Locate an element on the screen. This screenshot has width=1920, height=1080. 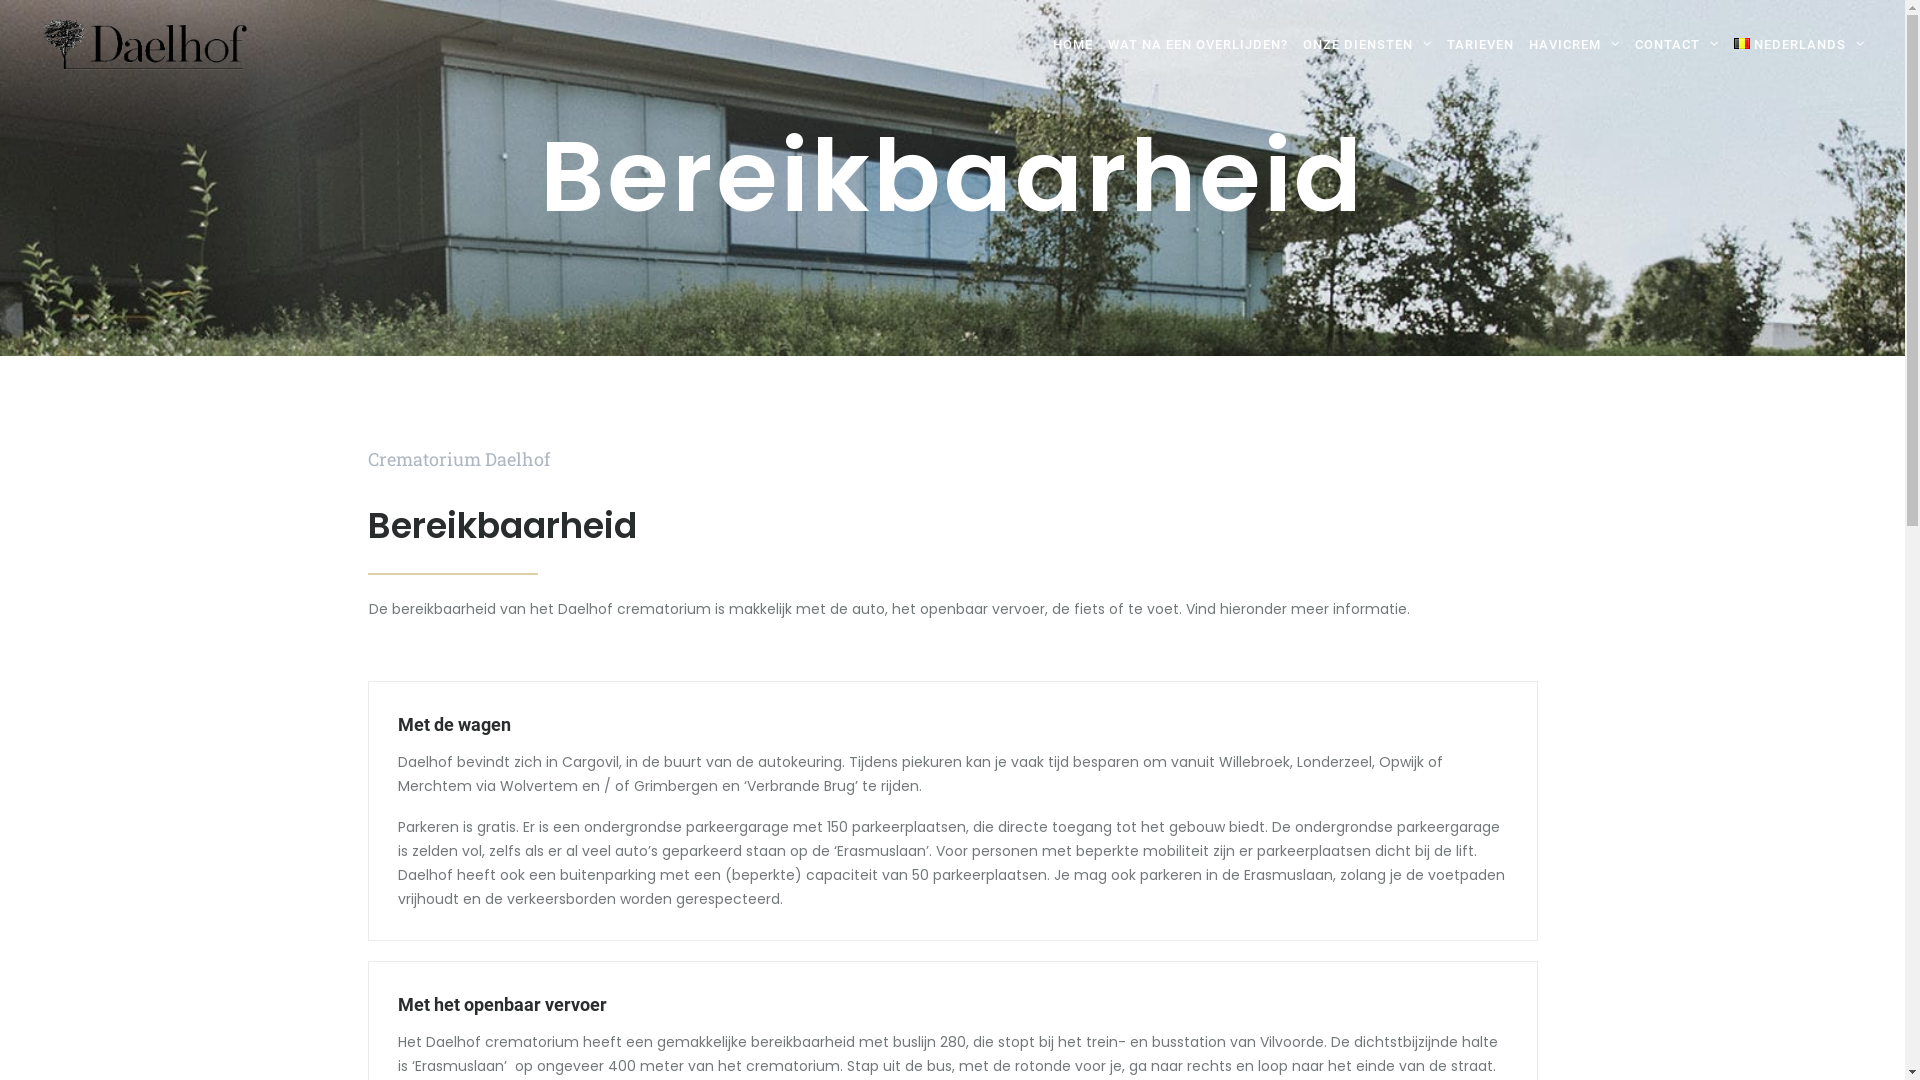
'TARIEVEN' is located at coordinates (1481, 45).